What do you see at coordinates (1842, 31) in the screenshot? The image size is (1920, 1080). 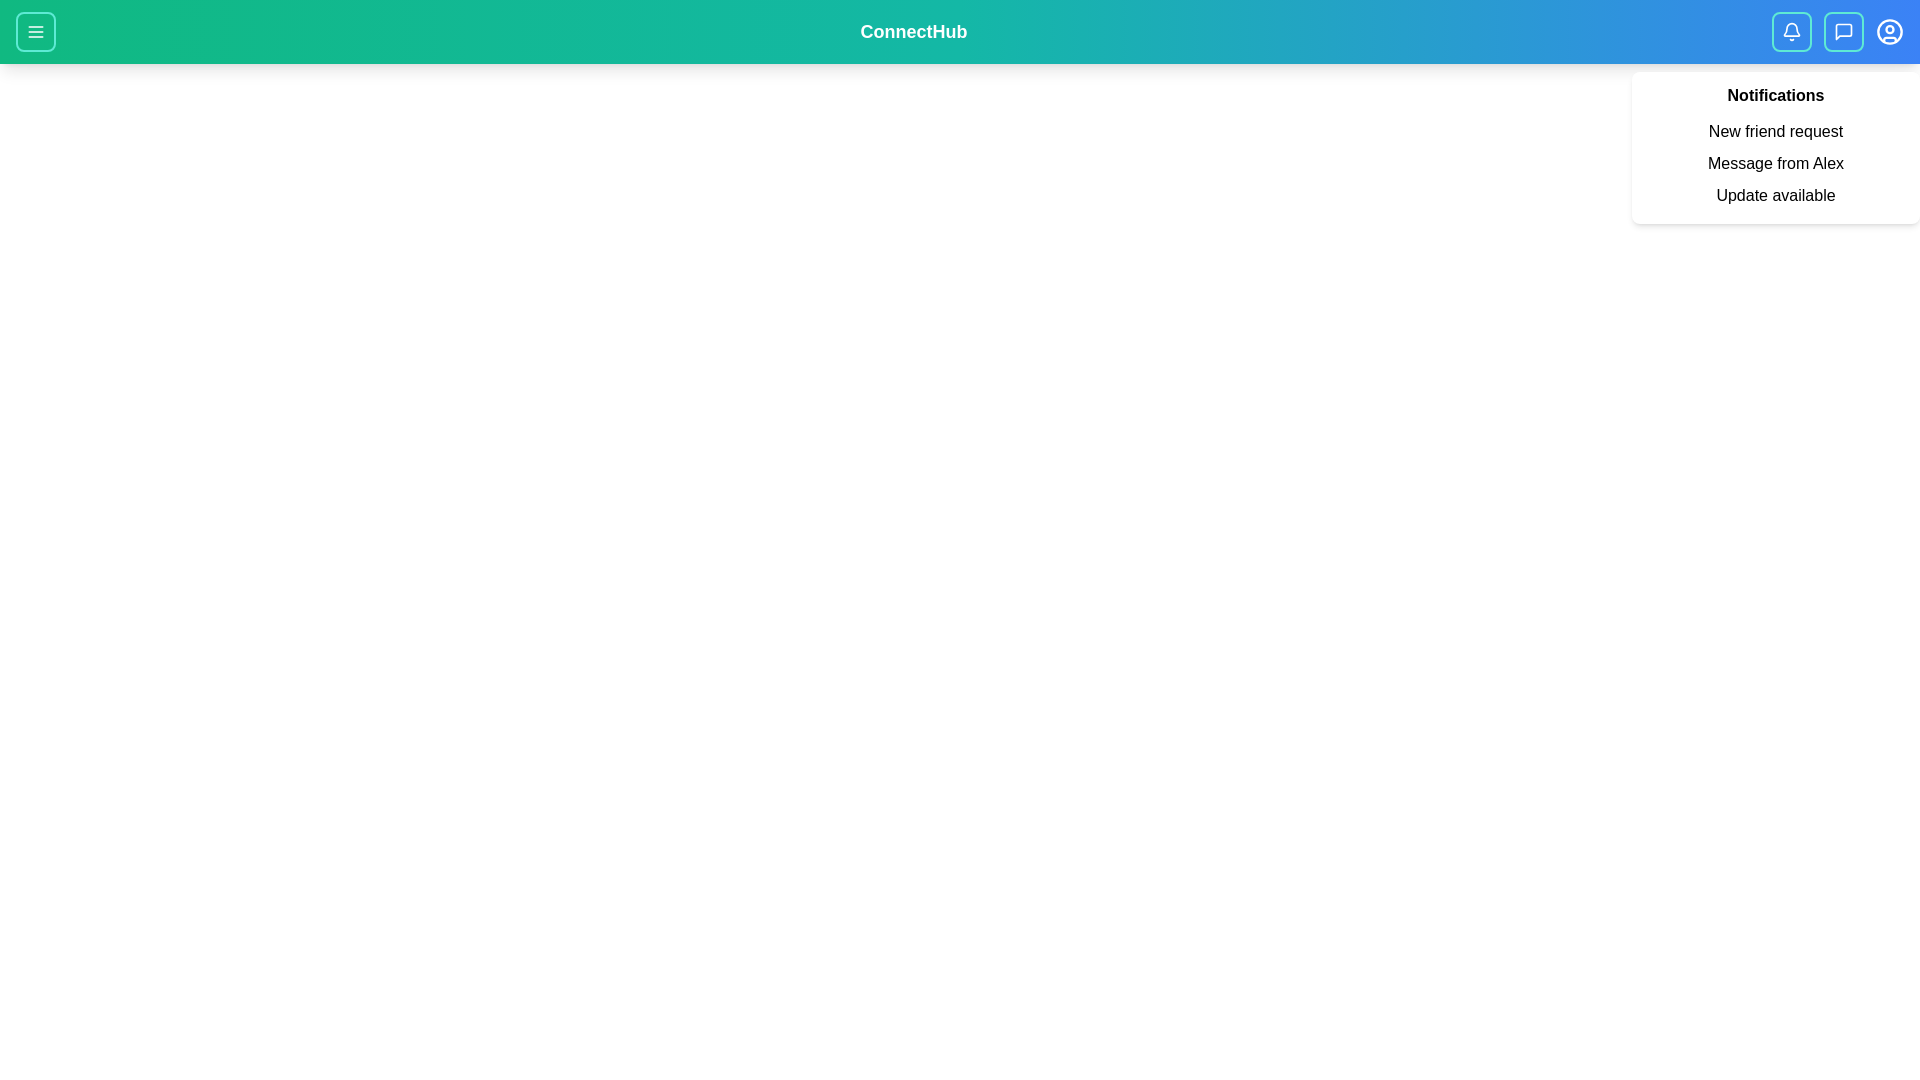 I see `the messaging button to open the messaging interface` at bounding box center [1842, 31].